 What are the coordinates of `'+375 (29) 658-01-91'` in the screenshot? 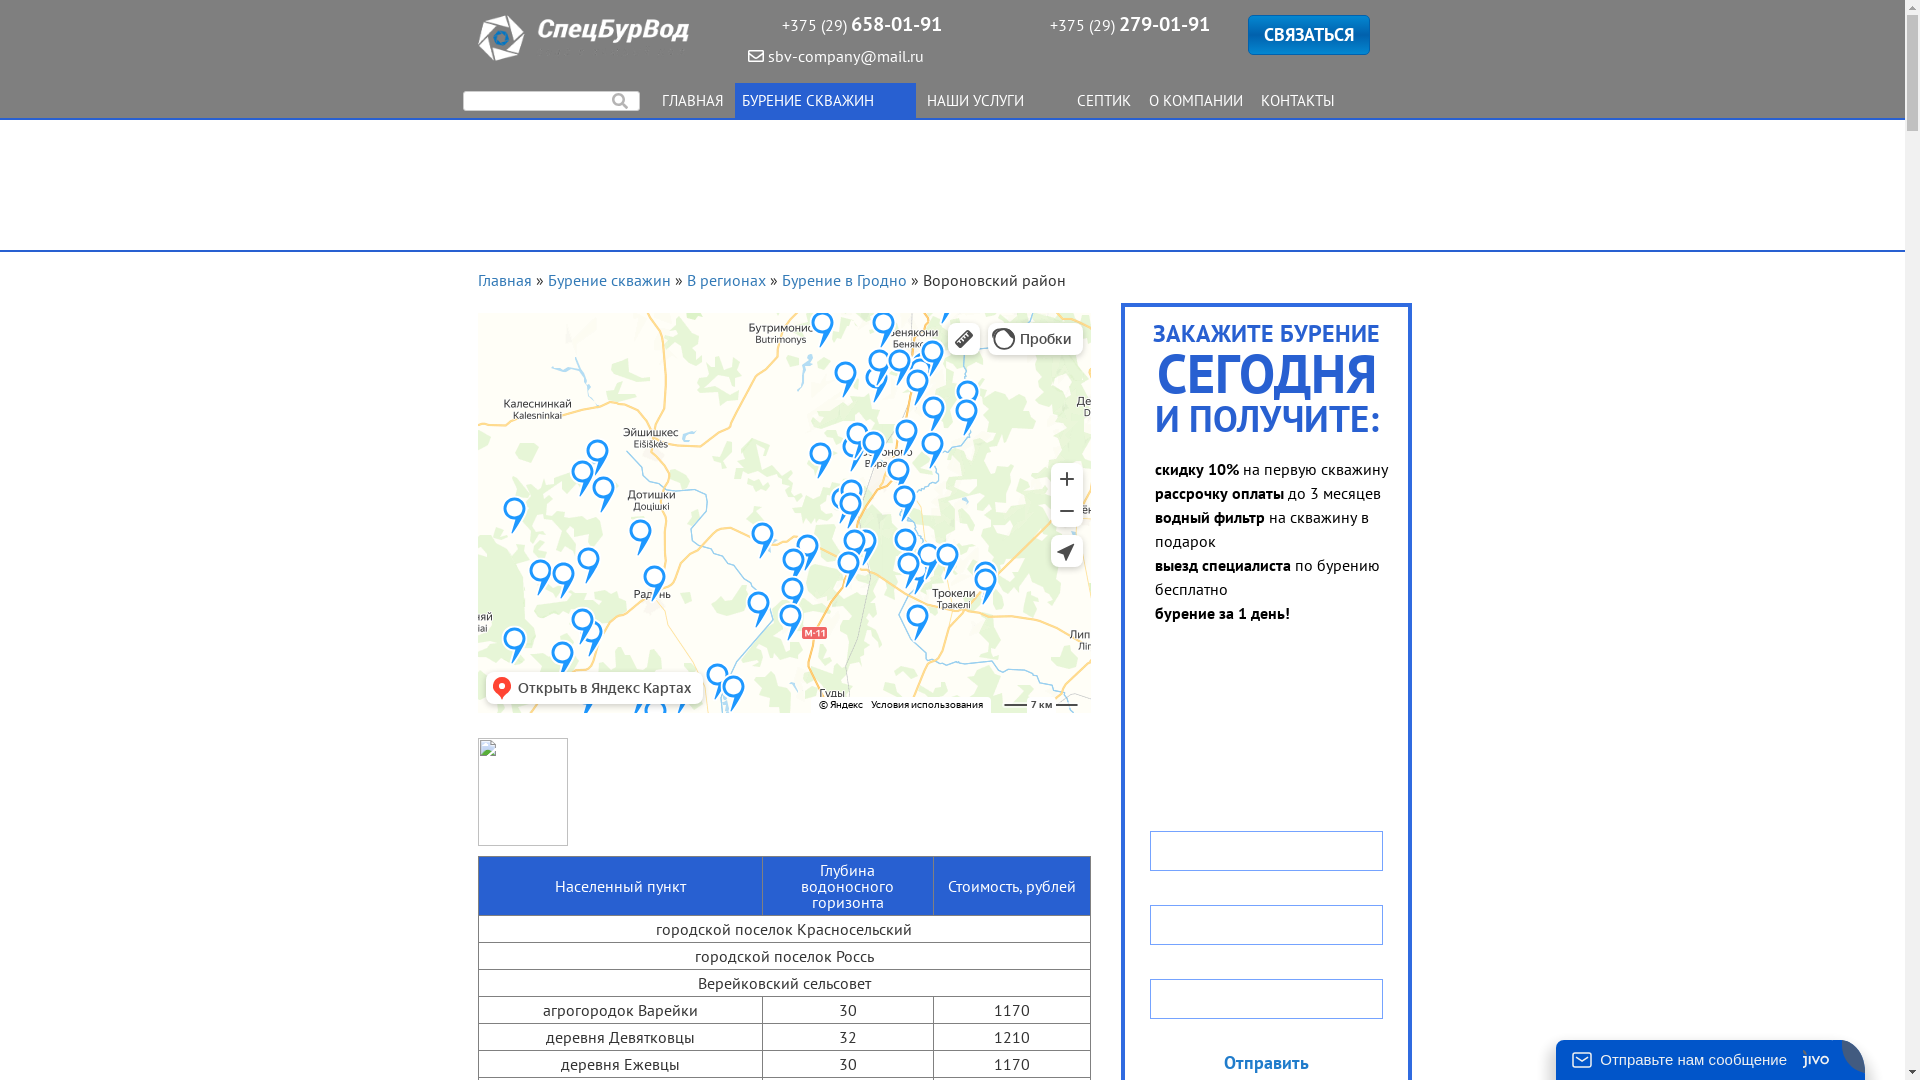 It's located at (862, 24).